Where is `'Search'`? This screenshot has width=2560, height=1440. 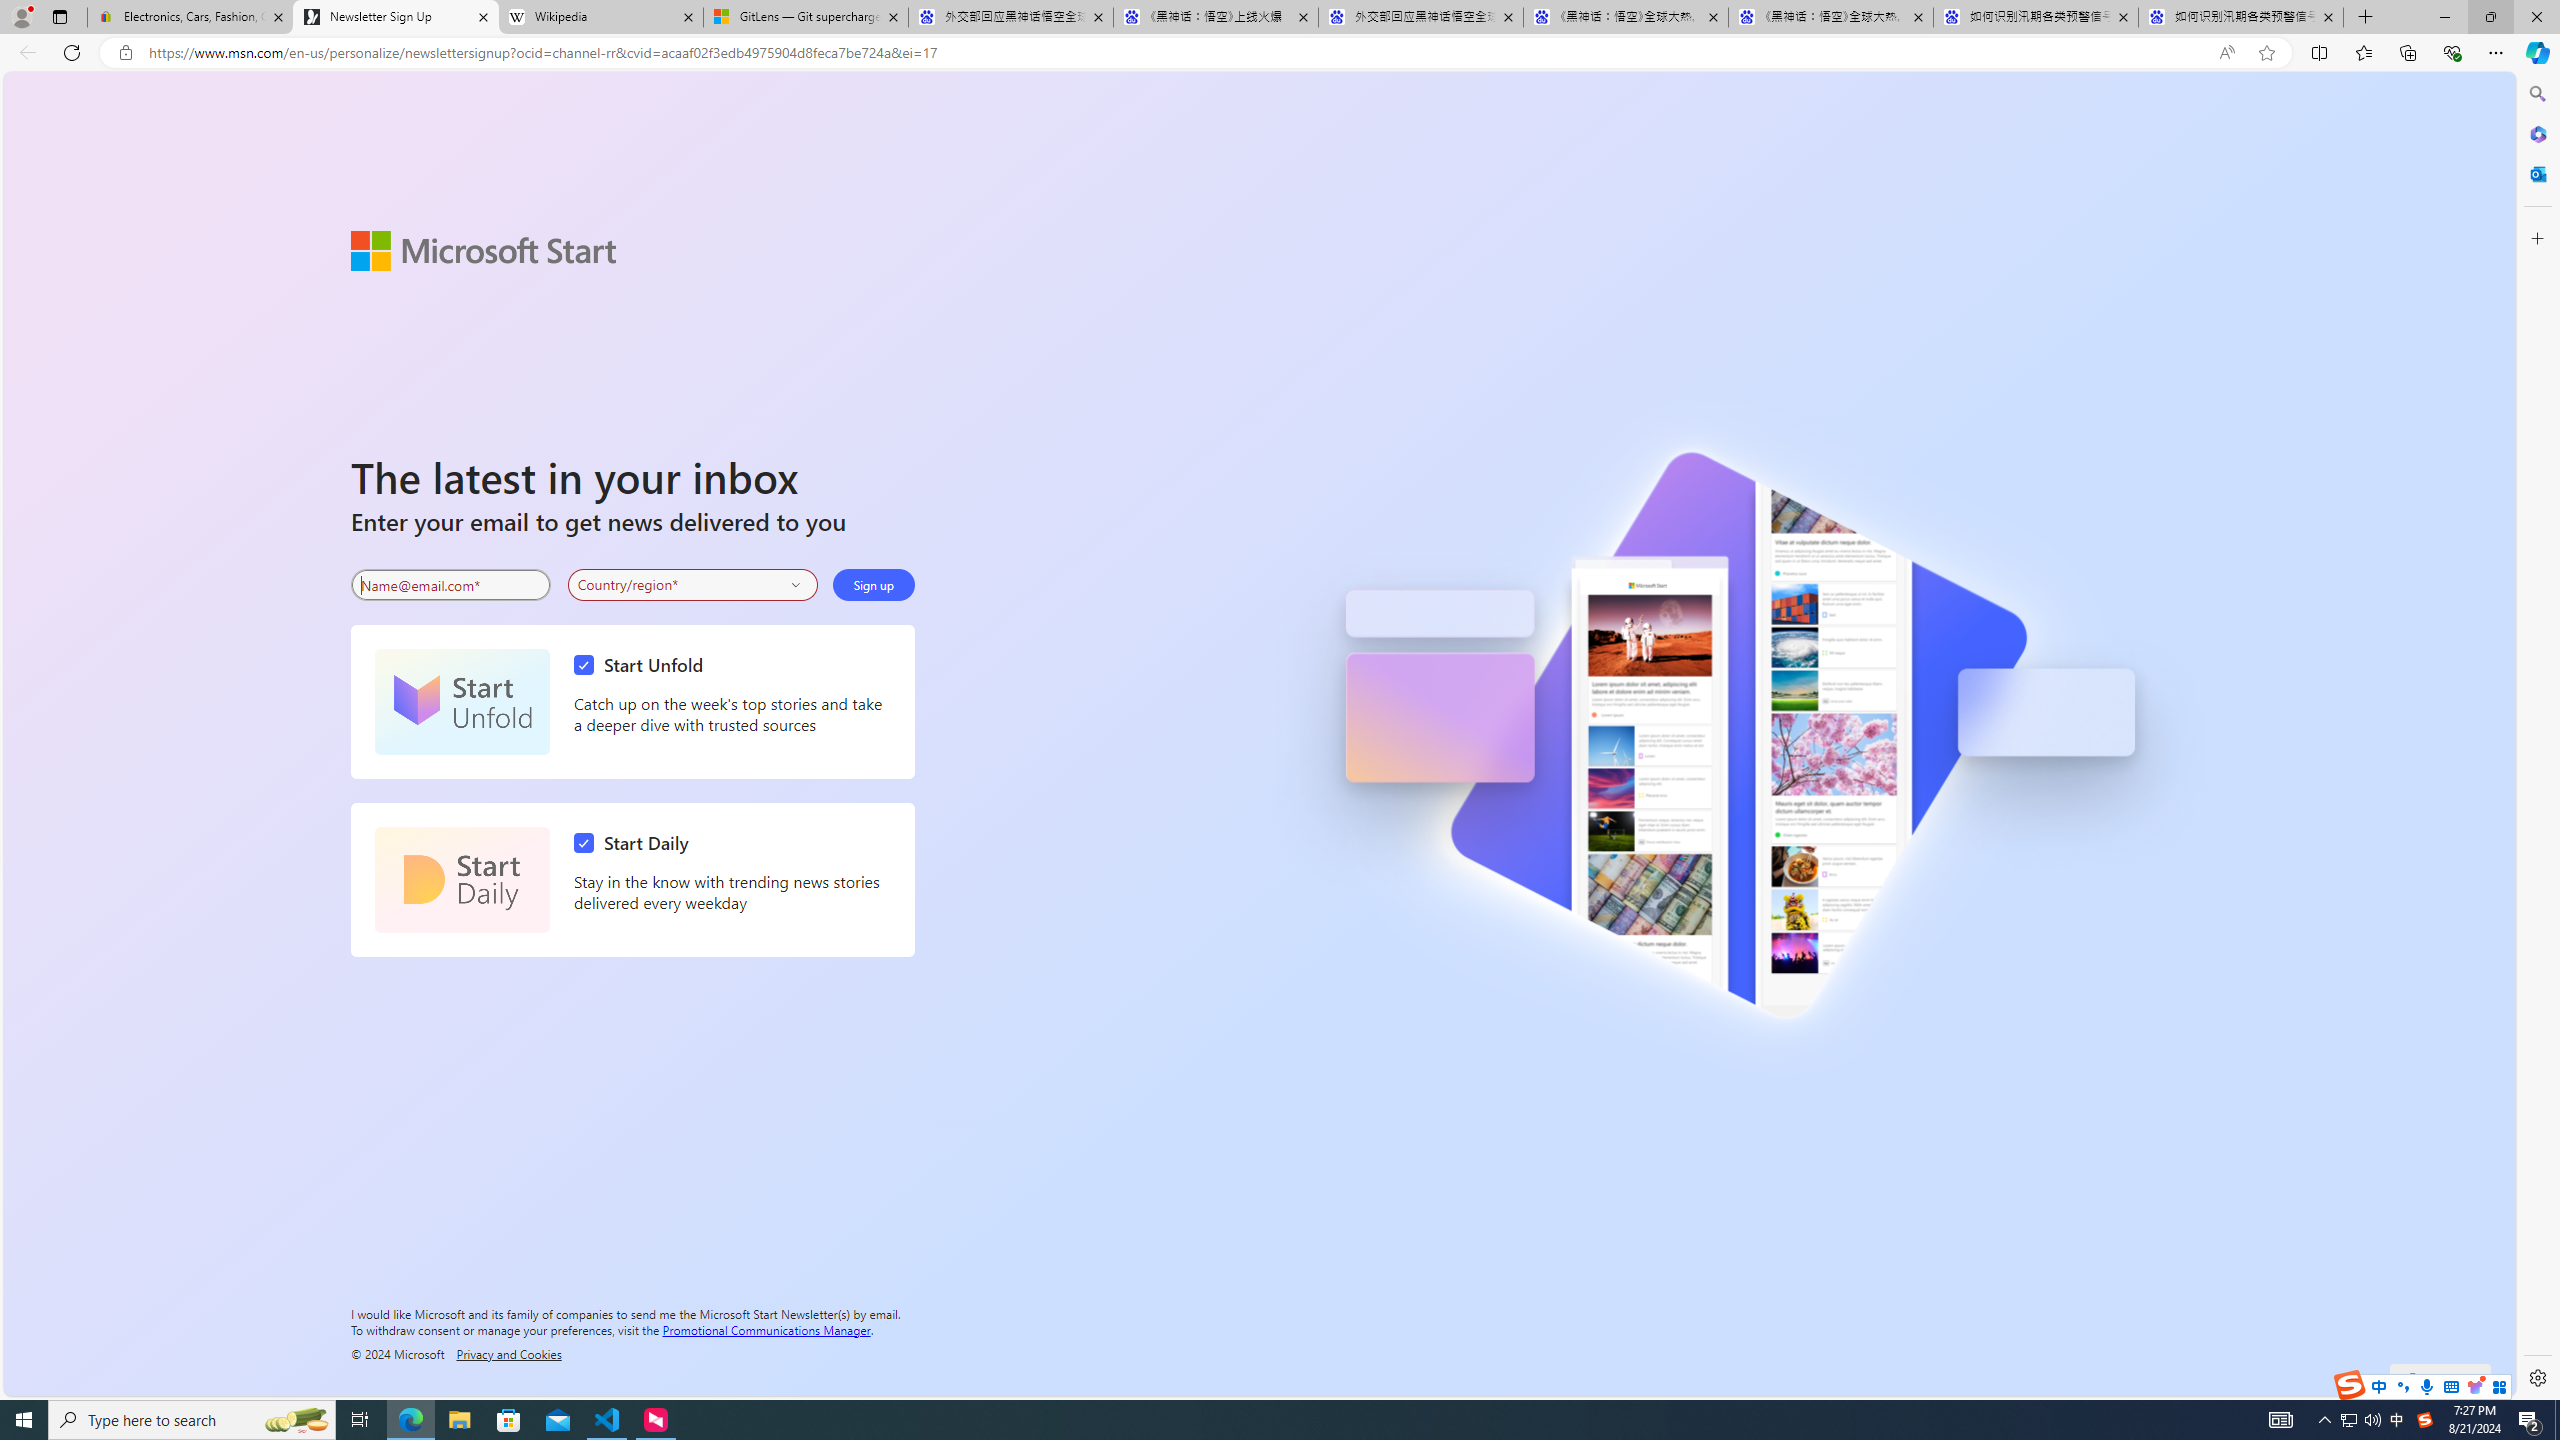 'Search' is located at coordinates (2535, 93).